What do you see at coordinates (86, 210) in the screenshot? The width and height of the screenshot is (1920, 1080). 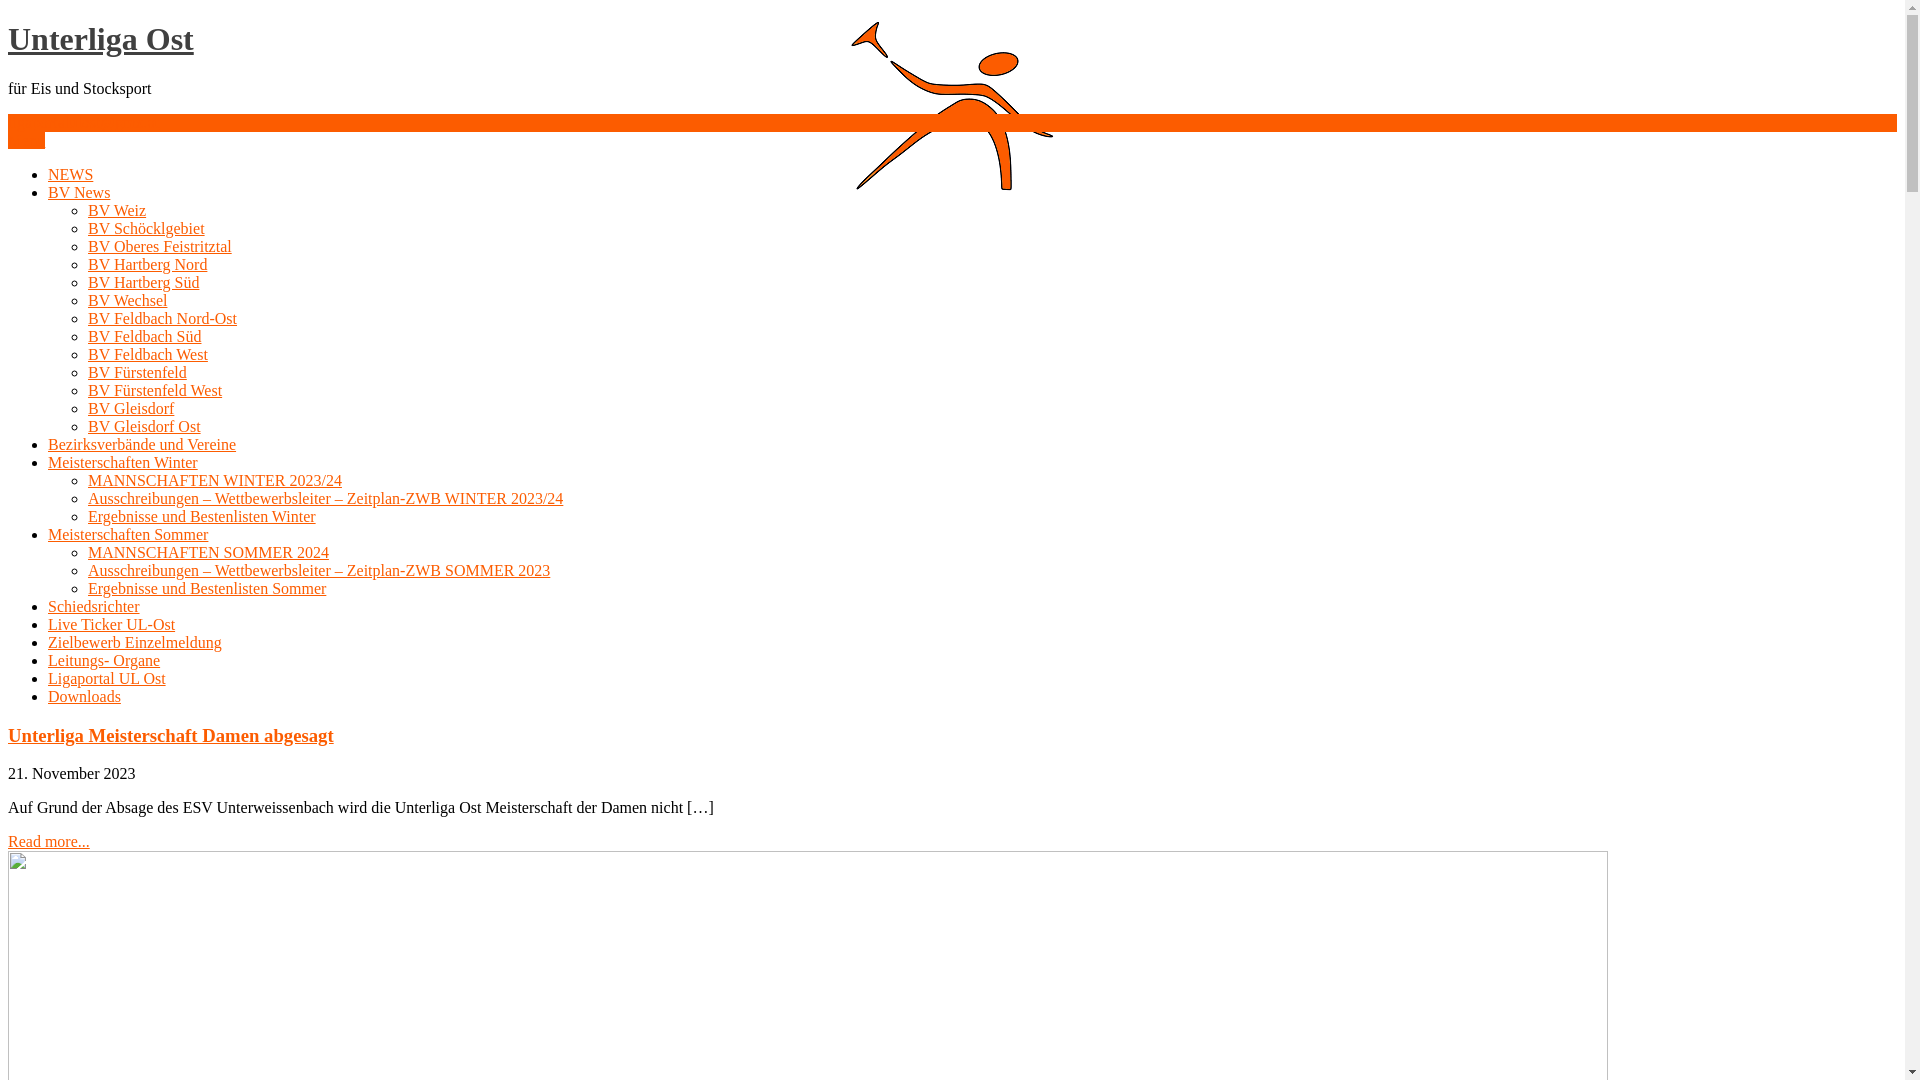 I see `'BV Weiz'` at bounding box center [86, 210].